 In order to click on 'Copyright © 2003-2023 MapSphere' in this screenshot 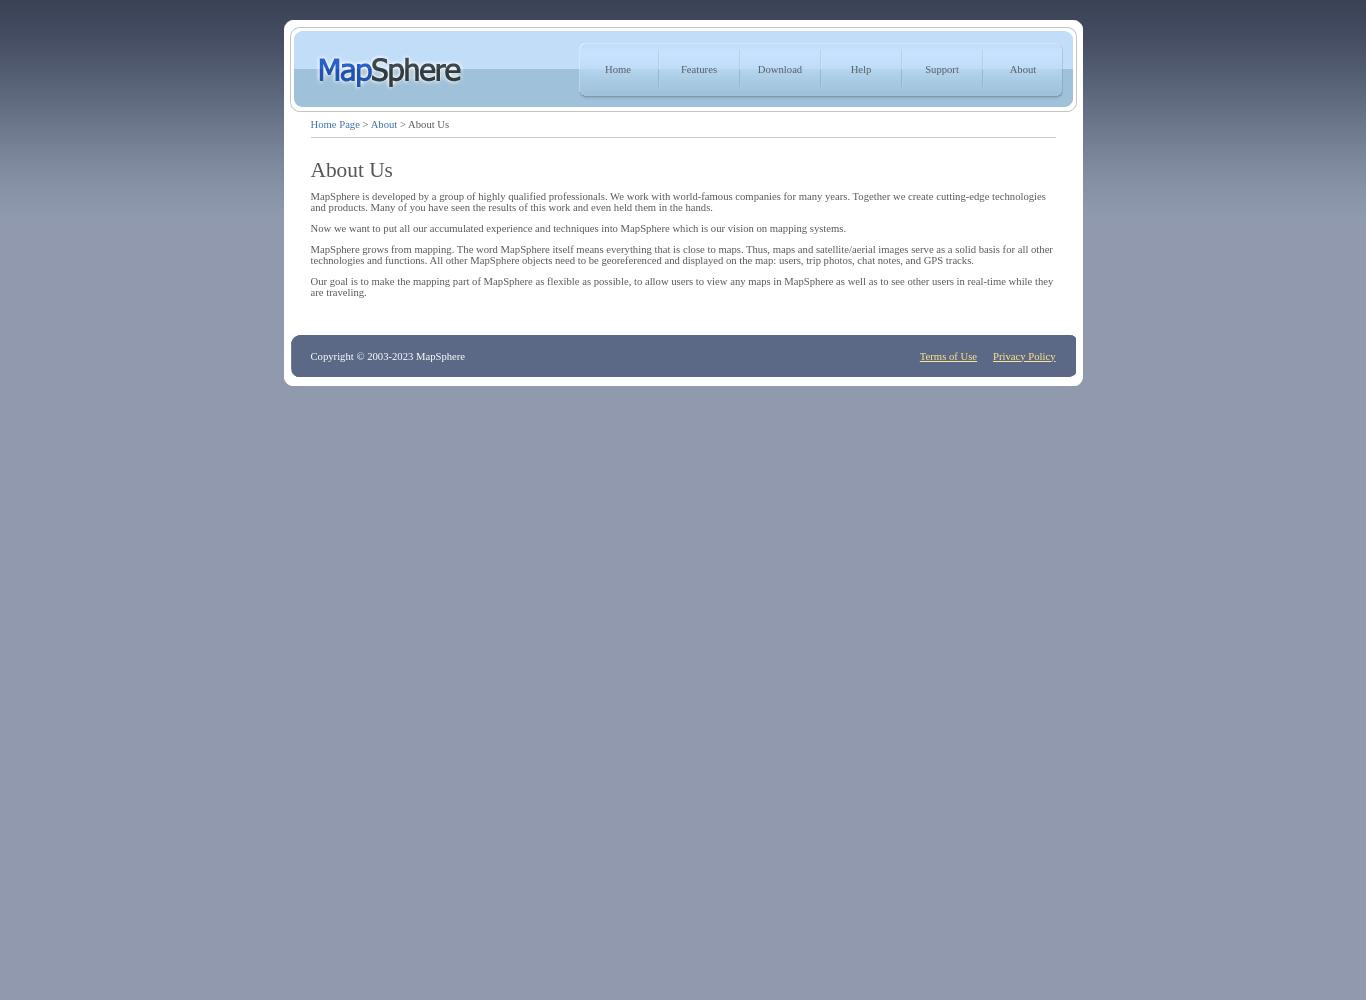, I will do `click(309, 354)`.